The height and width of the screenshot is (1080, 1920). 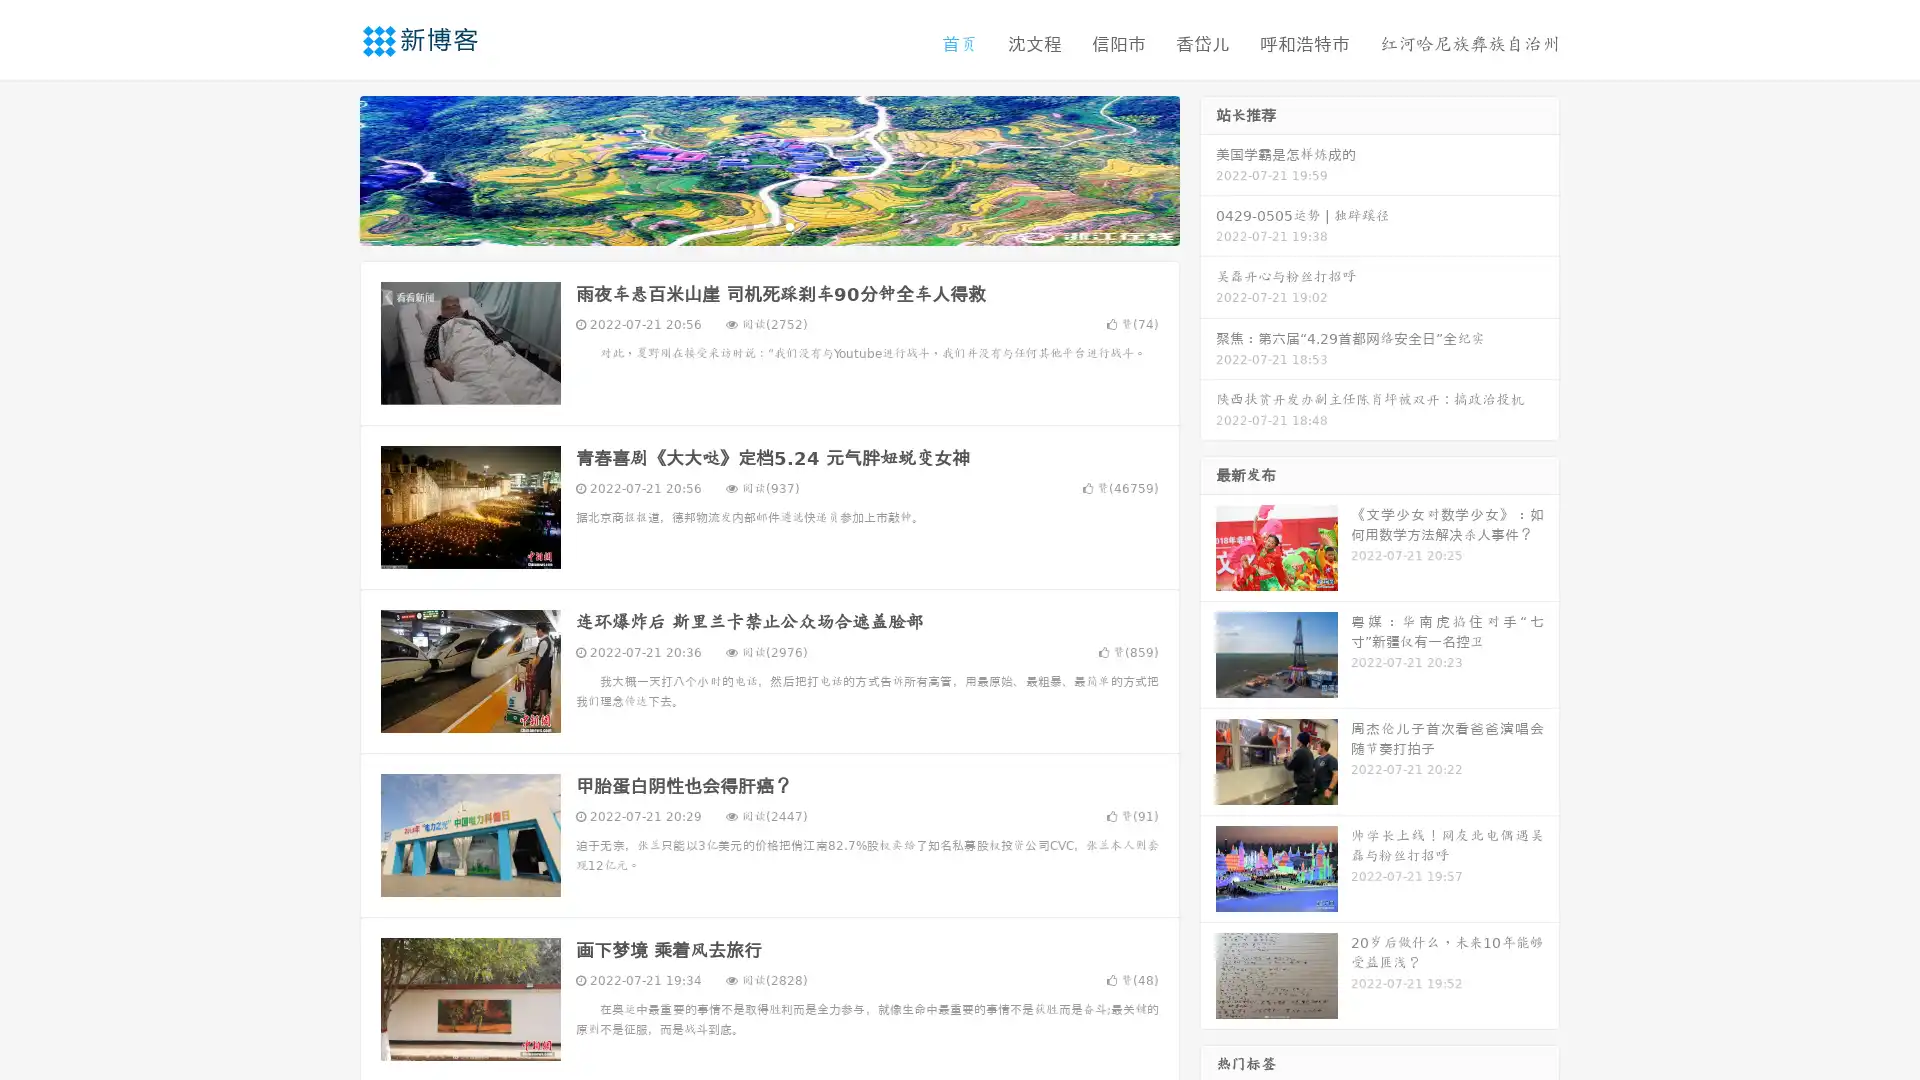 I want to click on Next slide, so click(x=1208, y=168).